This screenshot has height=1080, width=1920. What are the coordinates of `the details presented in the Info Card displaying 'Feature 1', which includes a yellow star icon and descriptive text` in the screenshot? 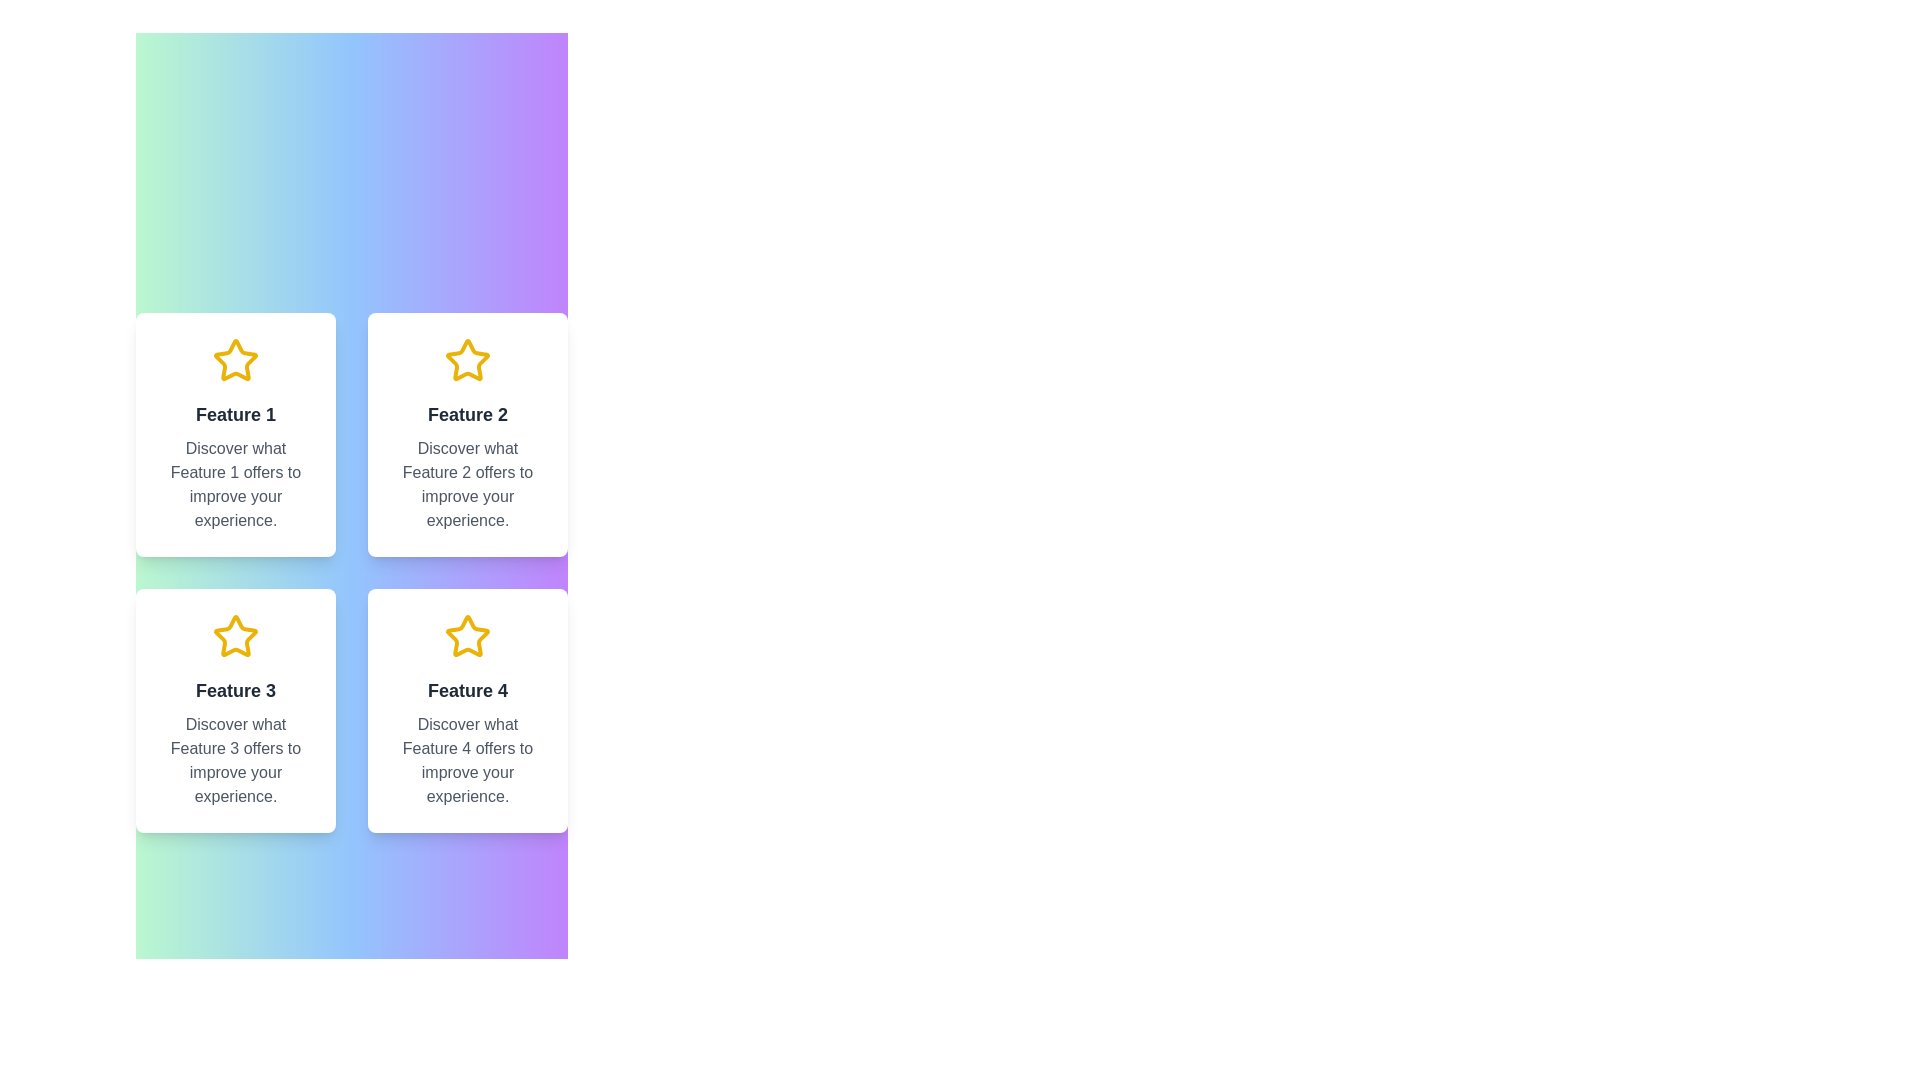 It's located at (235, 434).